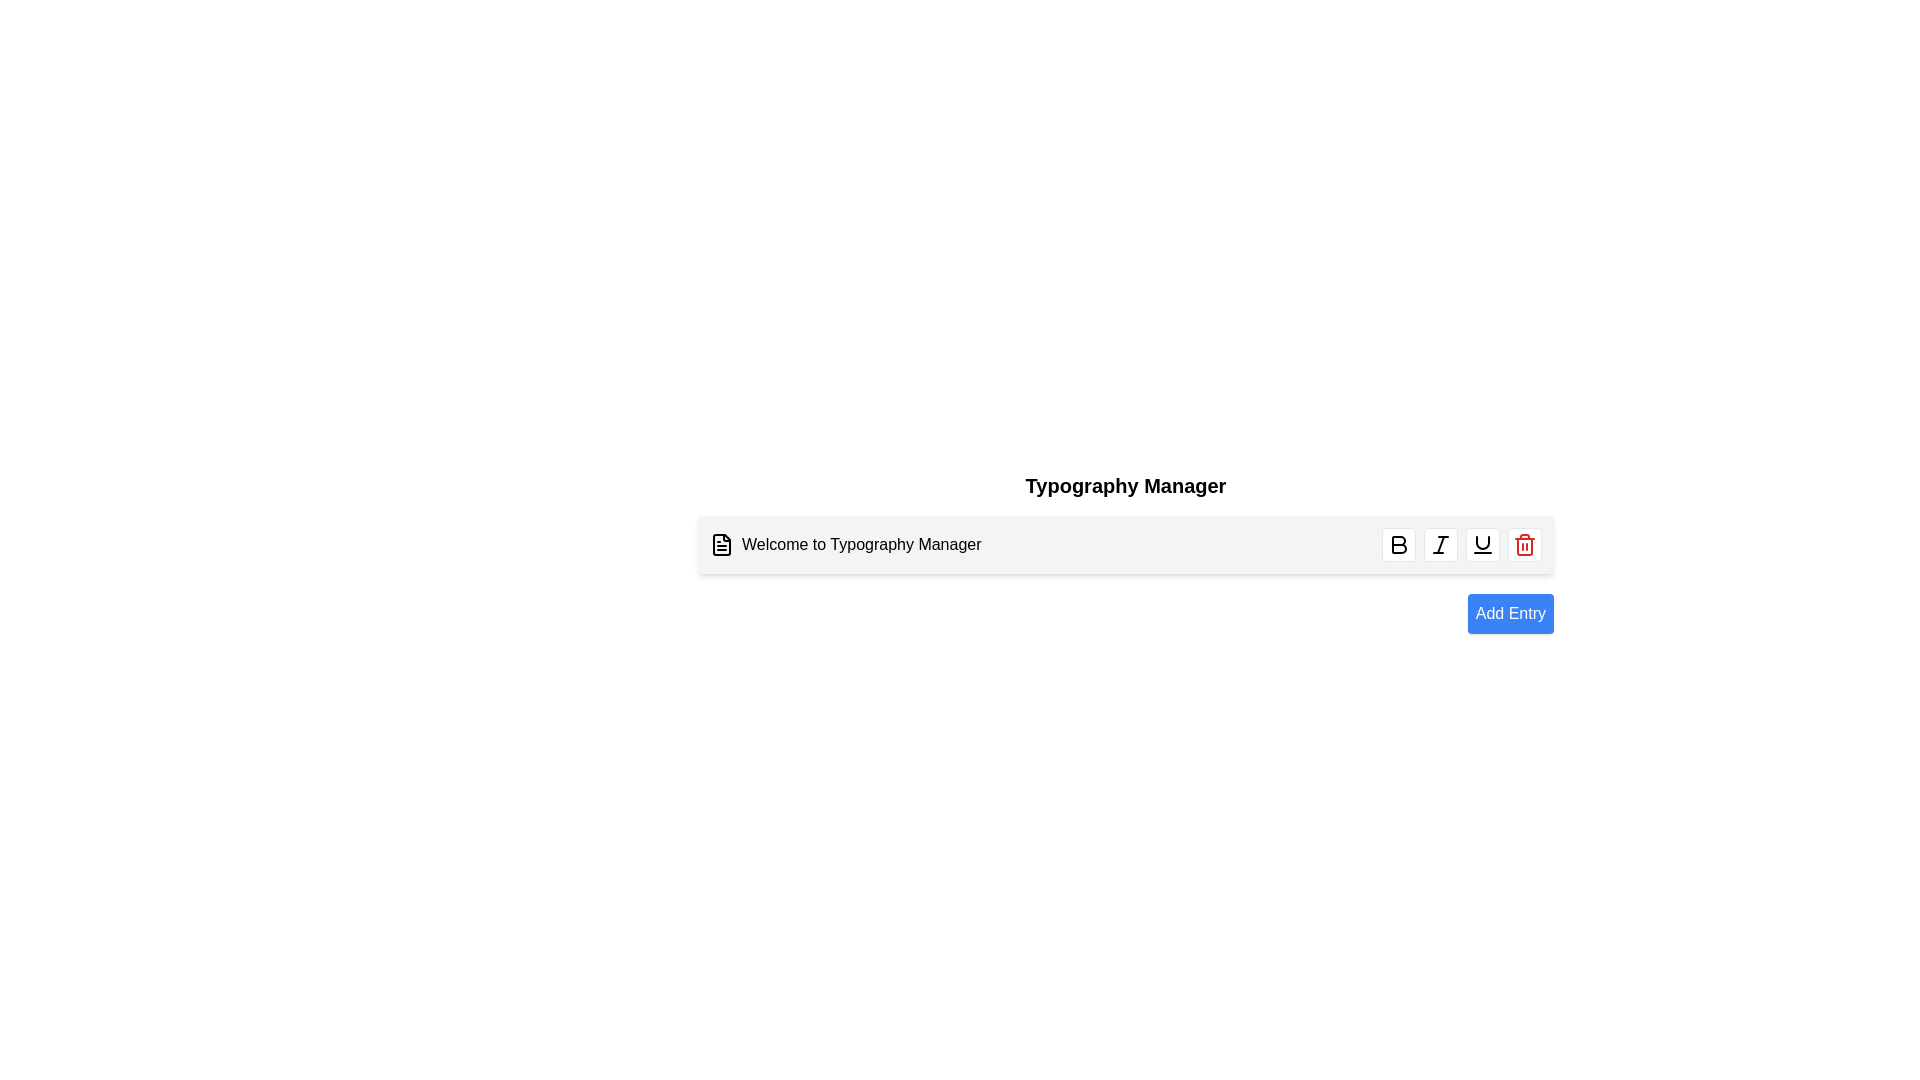 The height and width of the screenshot is (1080, 1920). Describe the element at coordinates (1483, 544) in the screenshot. I see `the underline button, which is a small black icon resembling a stylized letter 'U' within a rounded white button` at that location.